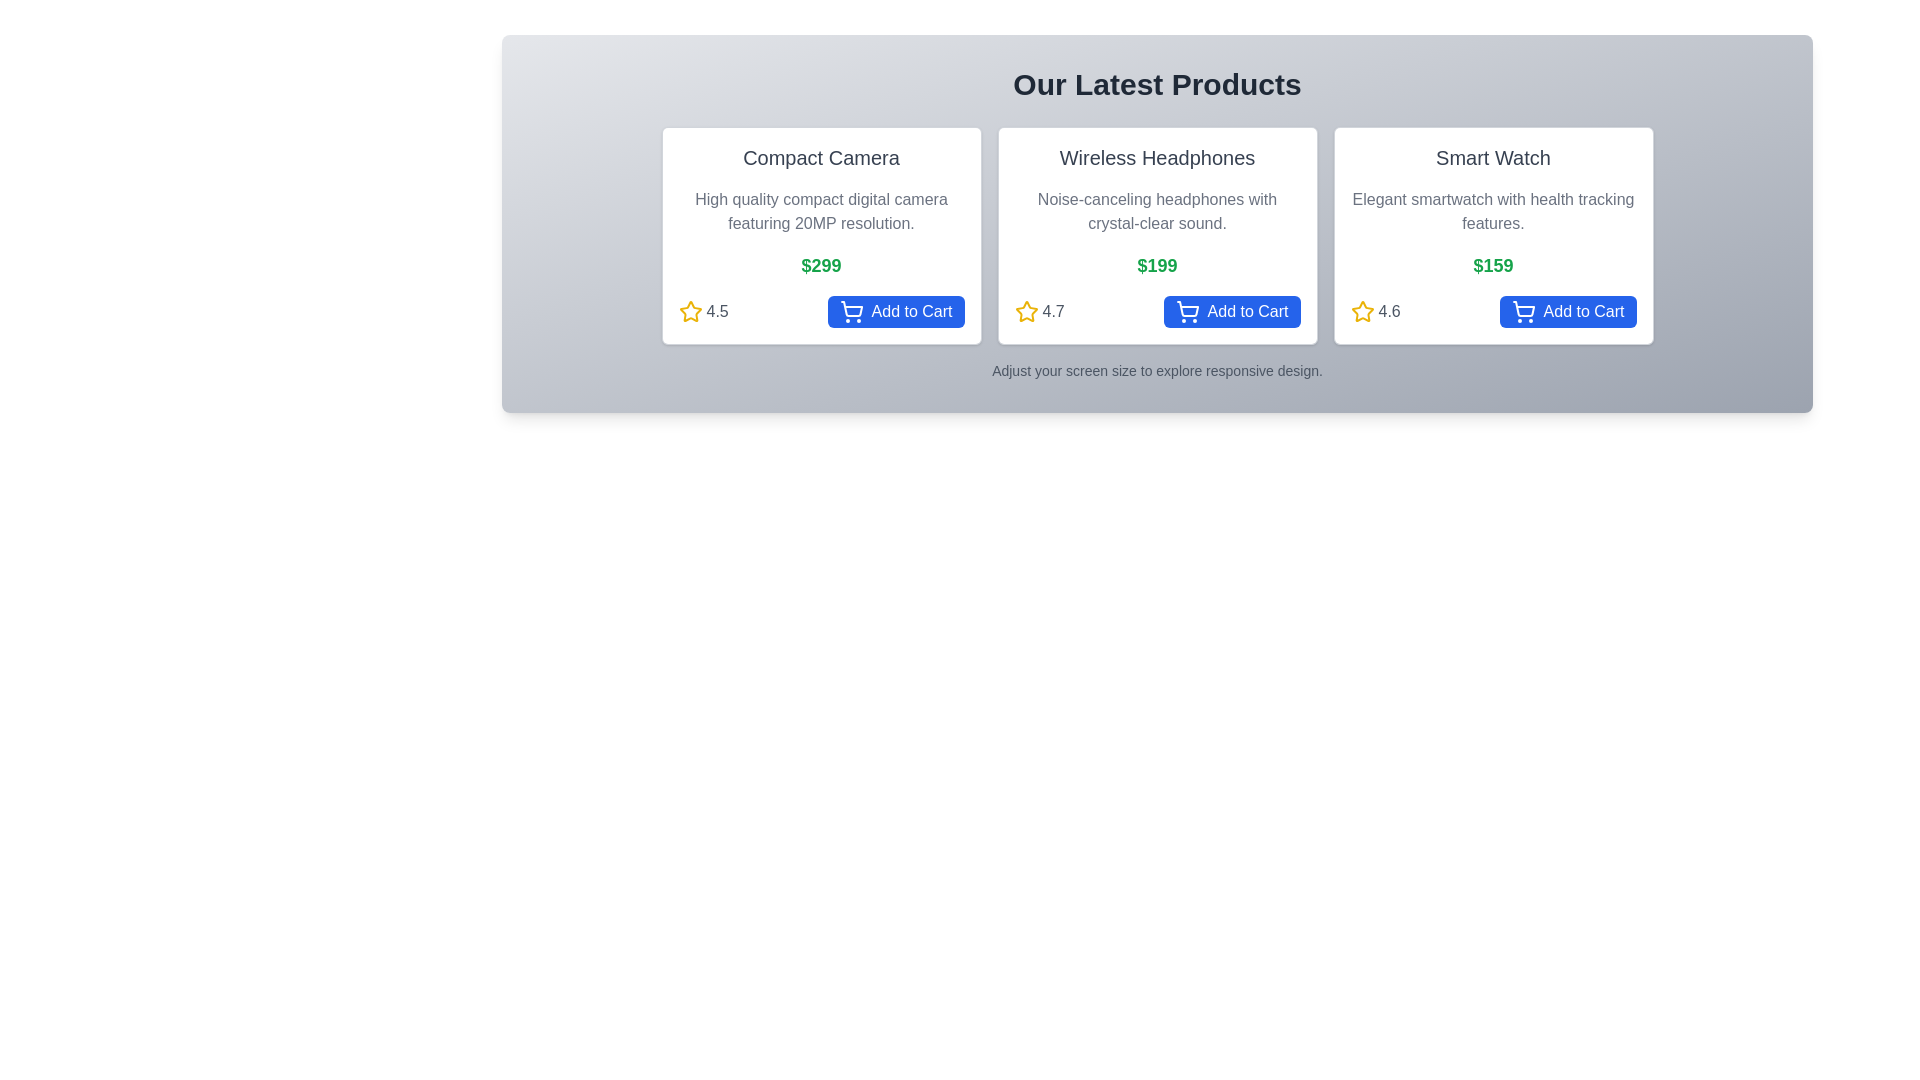 Image resolution: width=1920 pixels, height=1080 pixels. I want to click on the rating indicator element that features a yellow star icon and a numeric rating of '4.6' in gray font, located above the 'Add to Cart' button and below the price text, so click(1374, 312).